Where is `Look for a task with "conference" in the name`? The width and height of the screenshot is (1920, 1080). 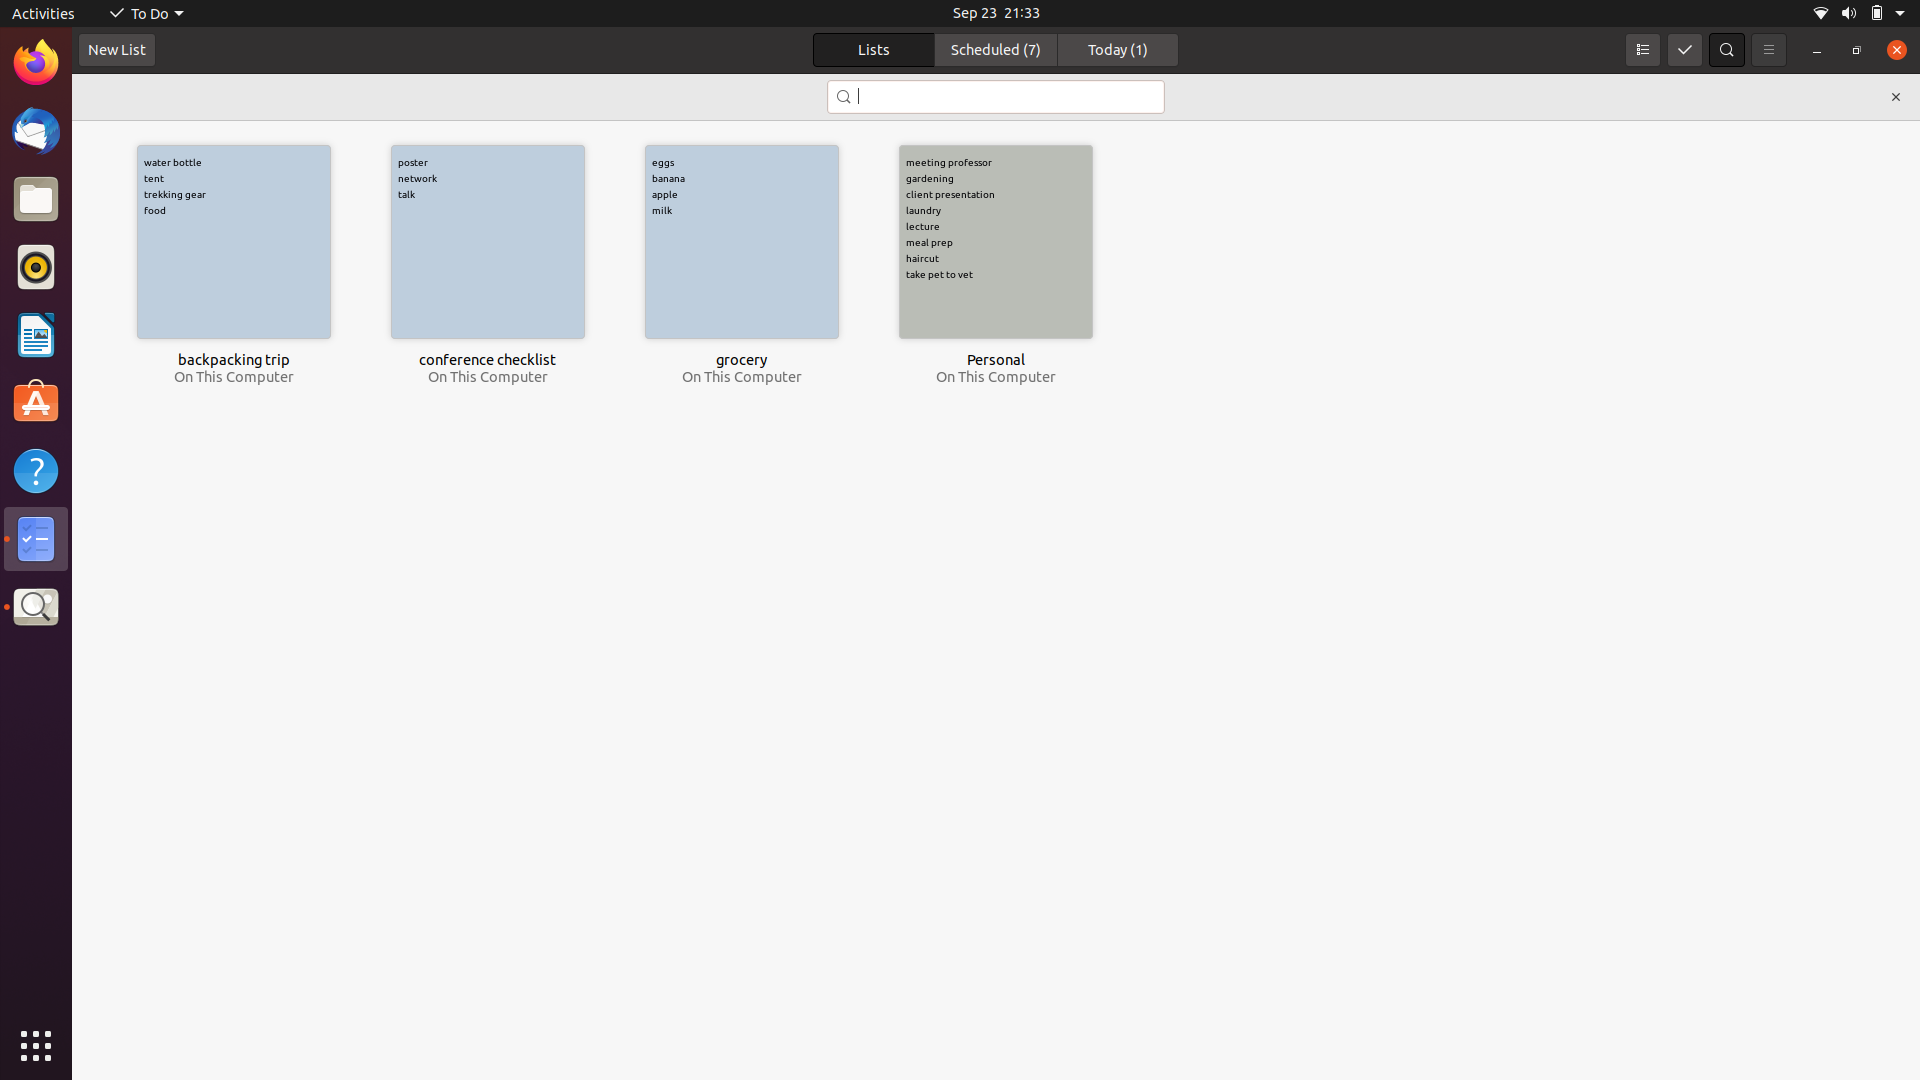
Look for a task with "conference" in the name is located at coordinates (994, 97).